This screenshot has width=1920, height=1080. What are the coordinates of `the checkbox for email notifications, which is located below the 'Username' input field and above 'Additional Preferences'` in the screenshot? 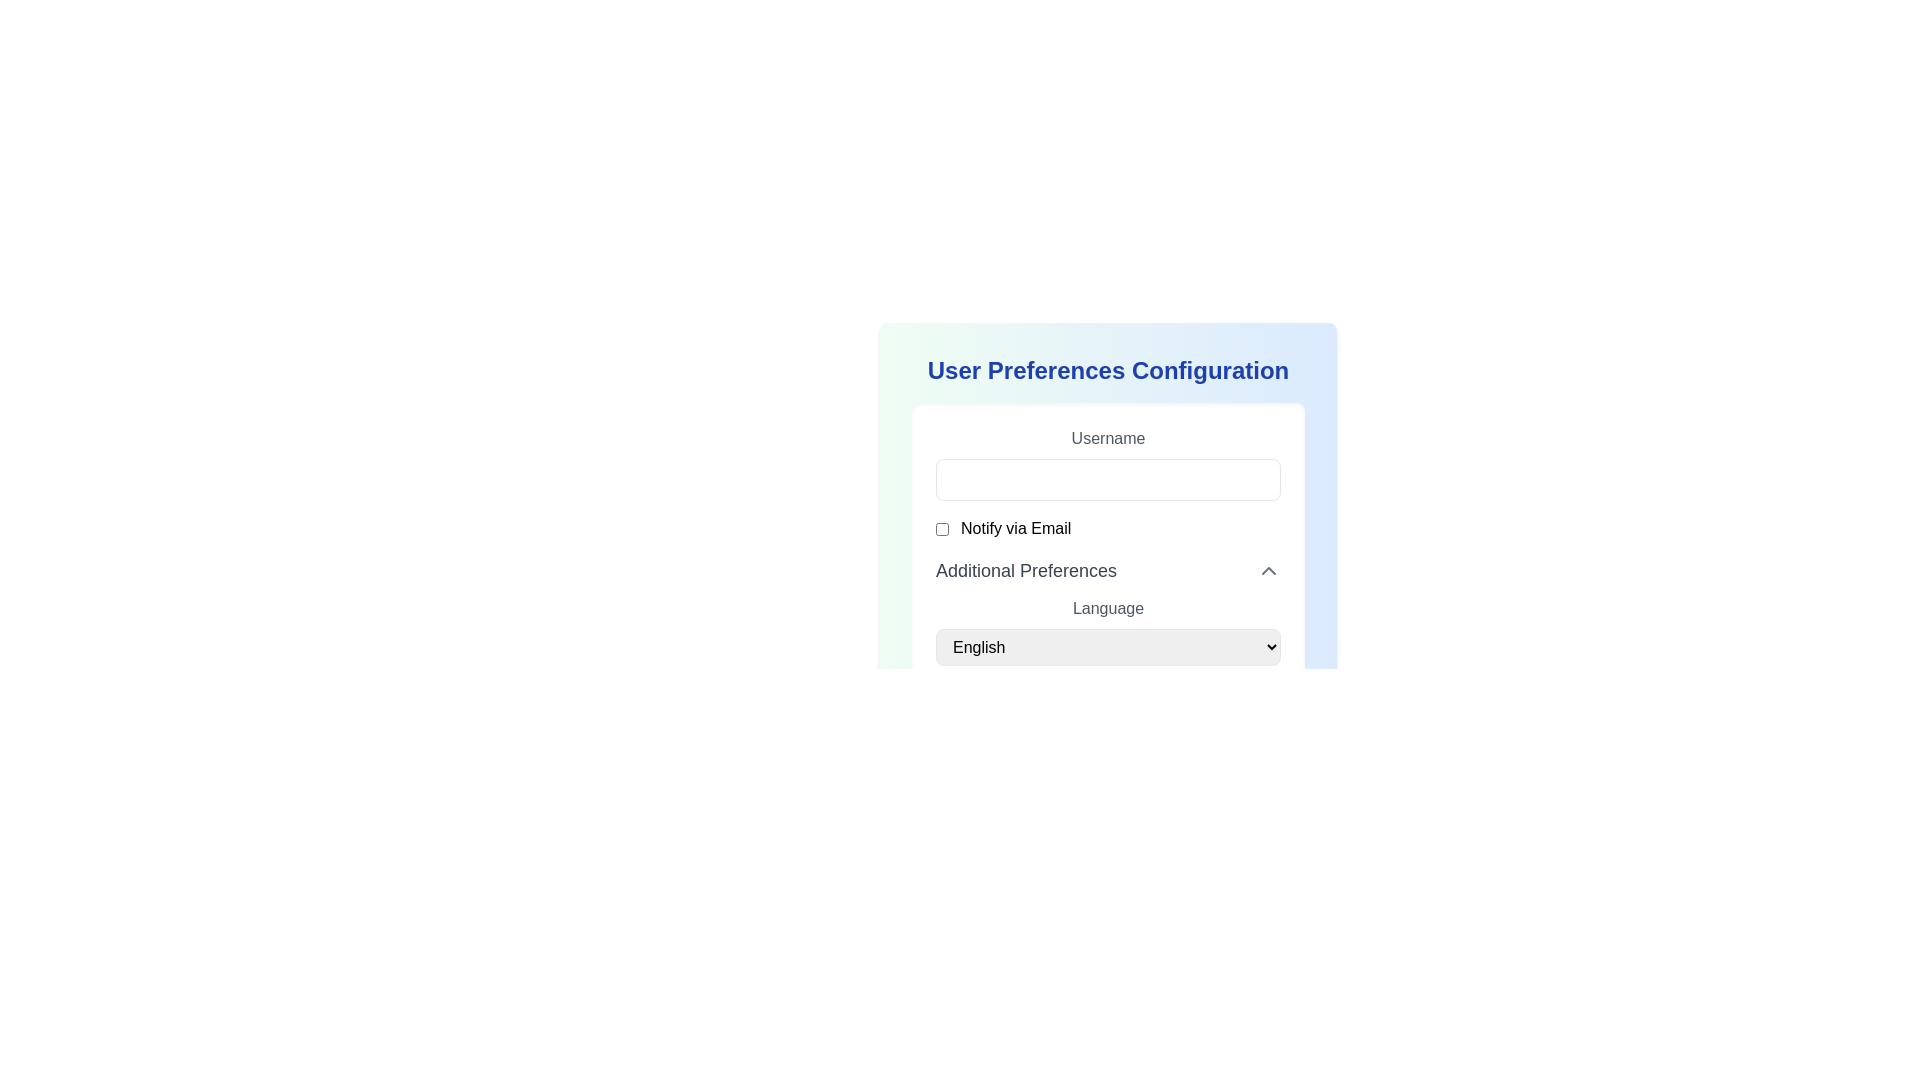 It's located at (941, 527).